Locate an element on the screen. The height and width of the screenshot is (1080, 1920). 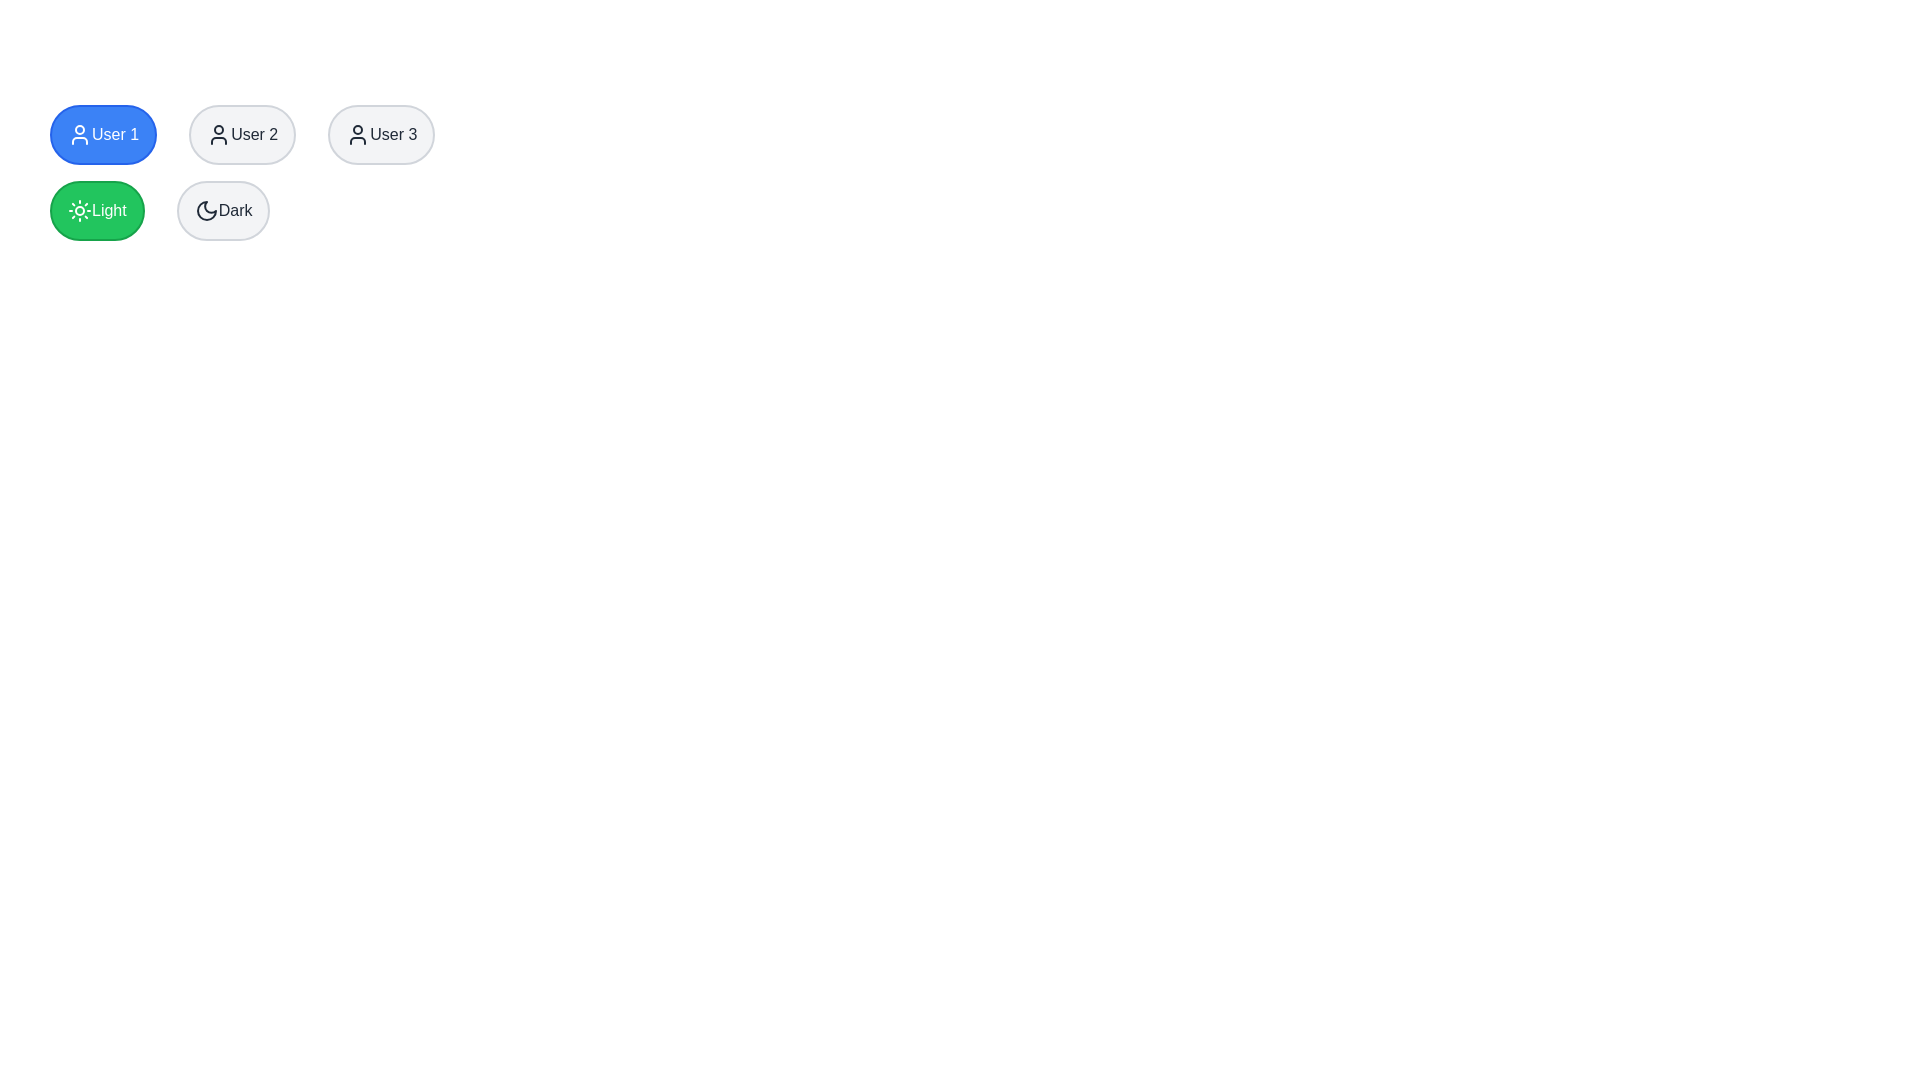
the interactive button labeled 'User 3' is located at coordinates (381, 135).